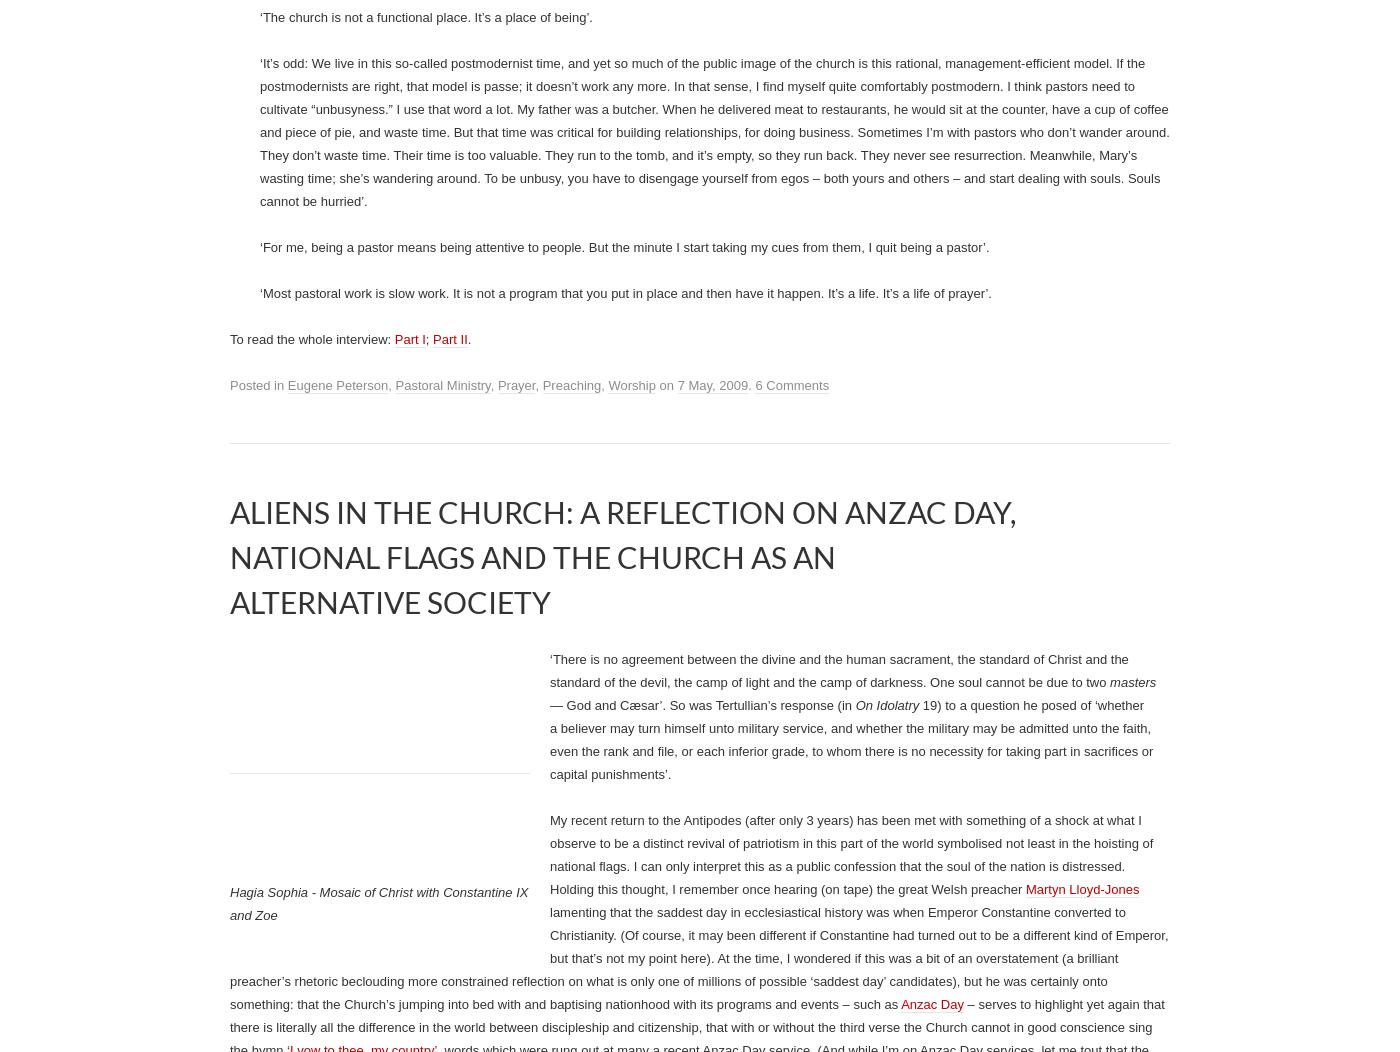 The height and width of the screenshot is (1052, 1400). What do you see at coordinates (711, 266) in the screenshot?
I see `'‘I begin with the conviction that everything in the gospel is experience-able. As a pastor, whatever the person’s situation, you’re saying to yourself,'` at bounding box center [711, 266].